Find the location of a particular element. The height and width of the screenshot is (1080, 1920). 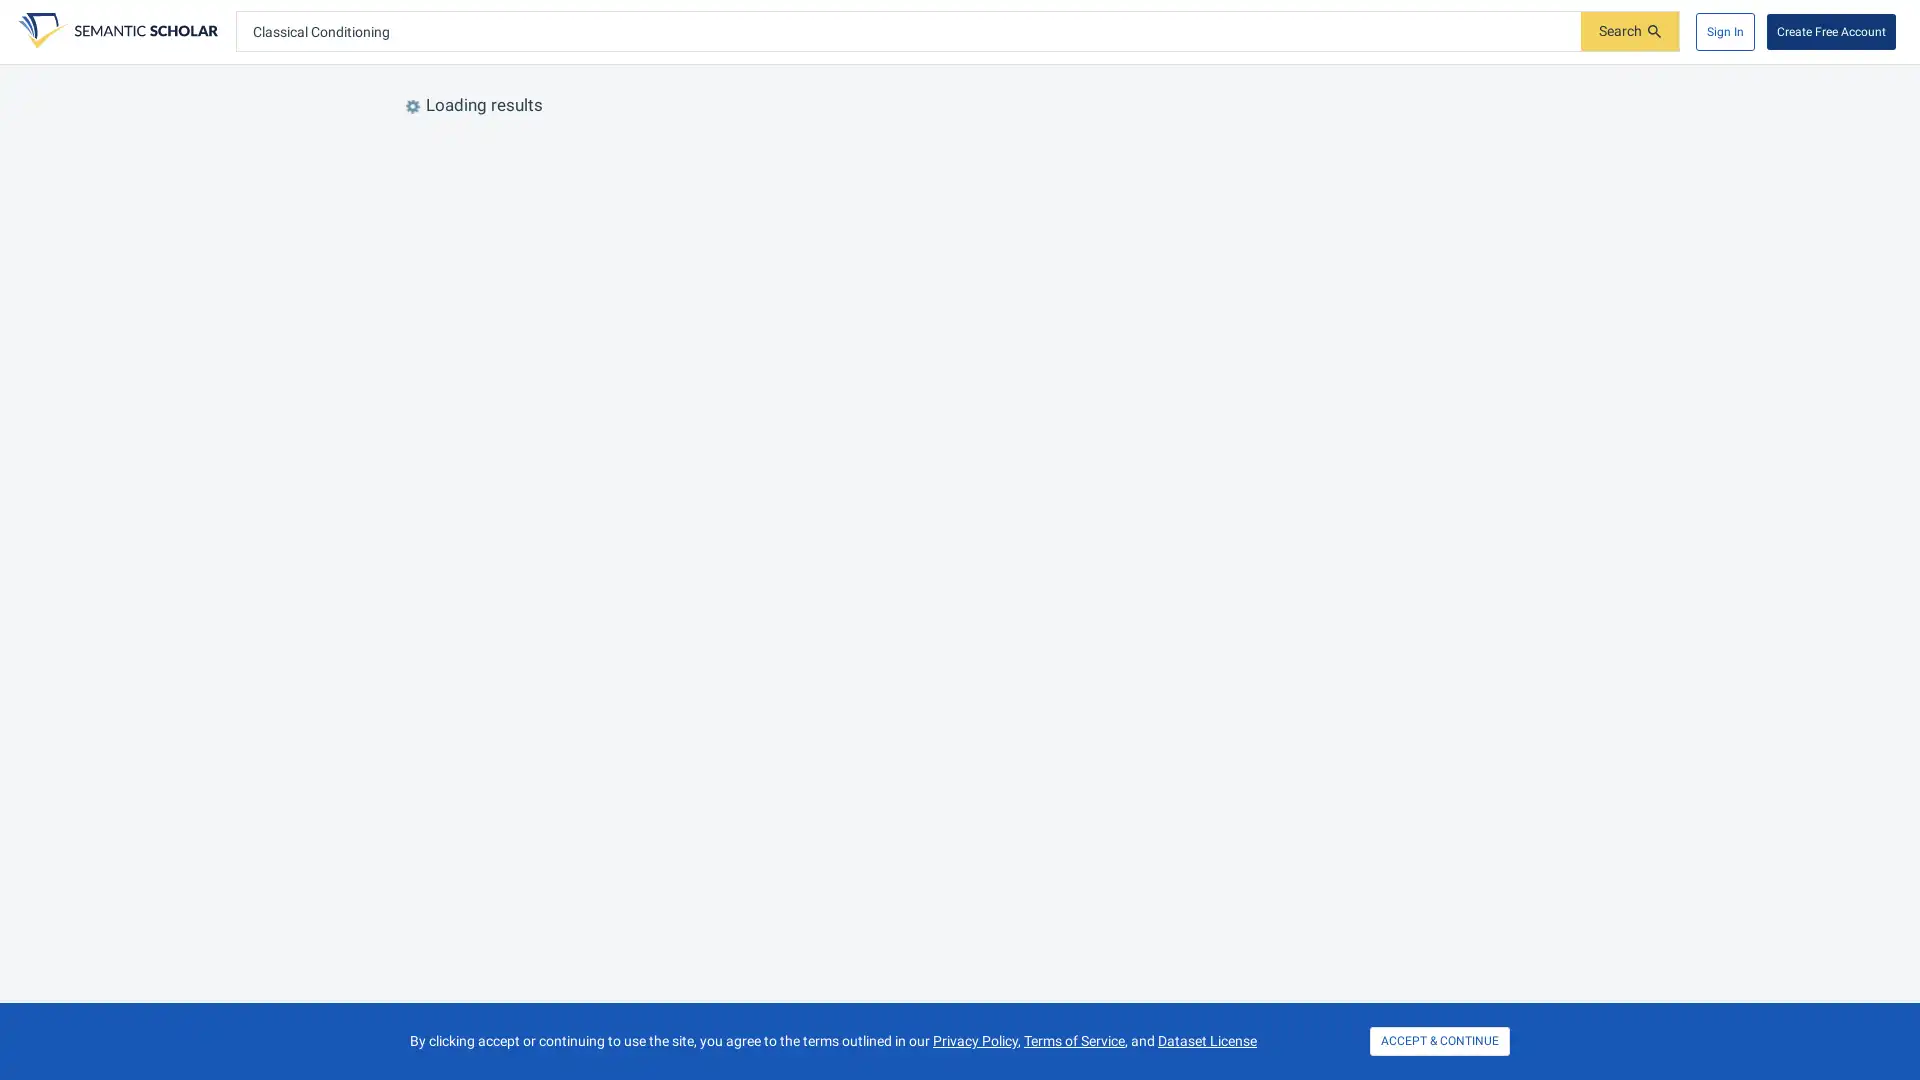

compact search results view is located at coordinates (1503, 157).